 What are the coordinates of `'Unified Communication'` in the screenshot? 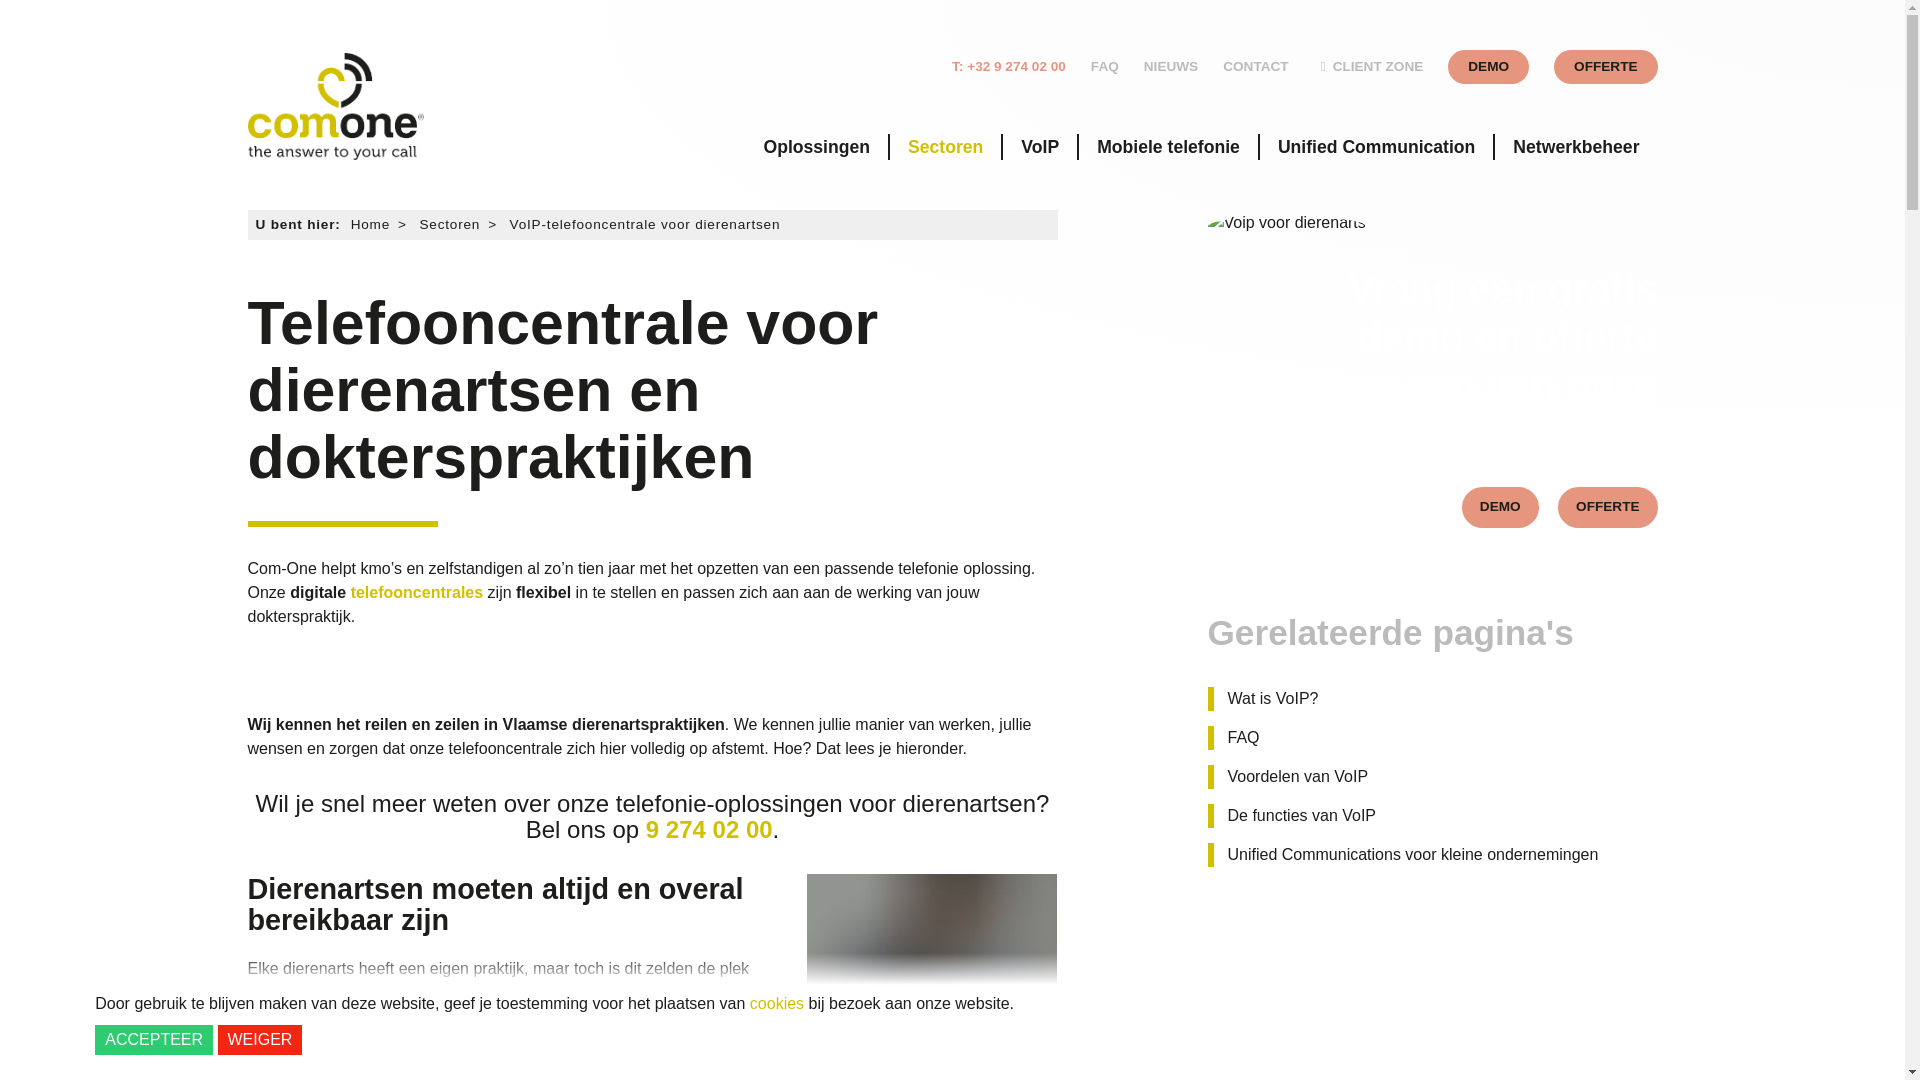 It's located at (1375, 145).